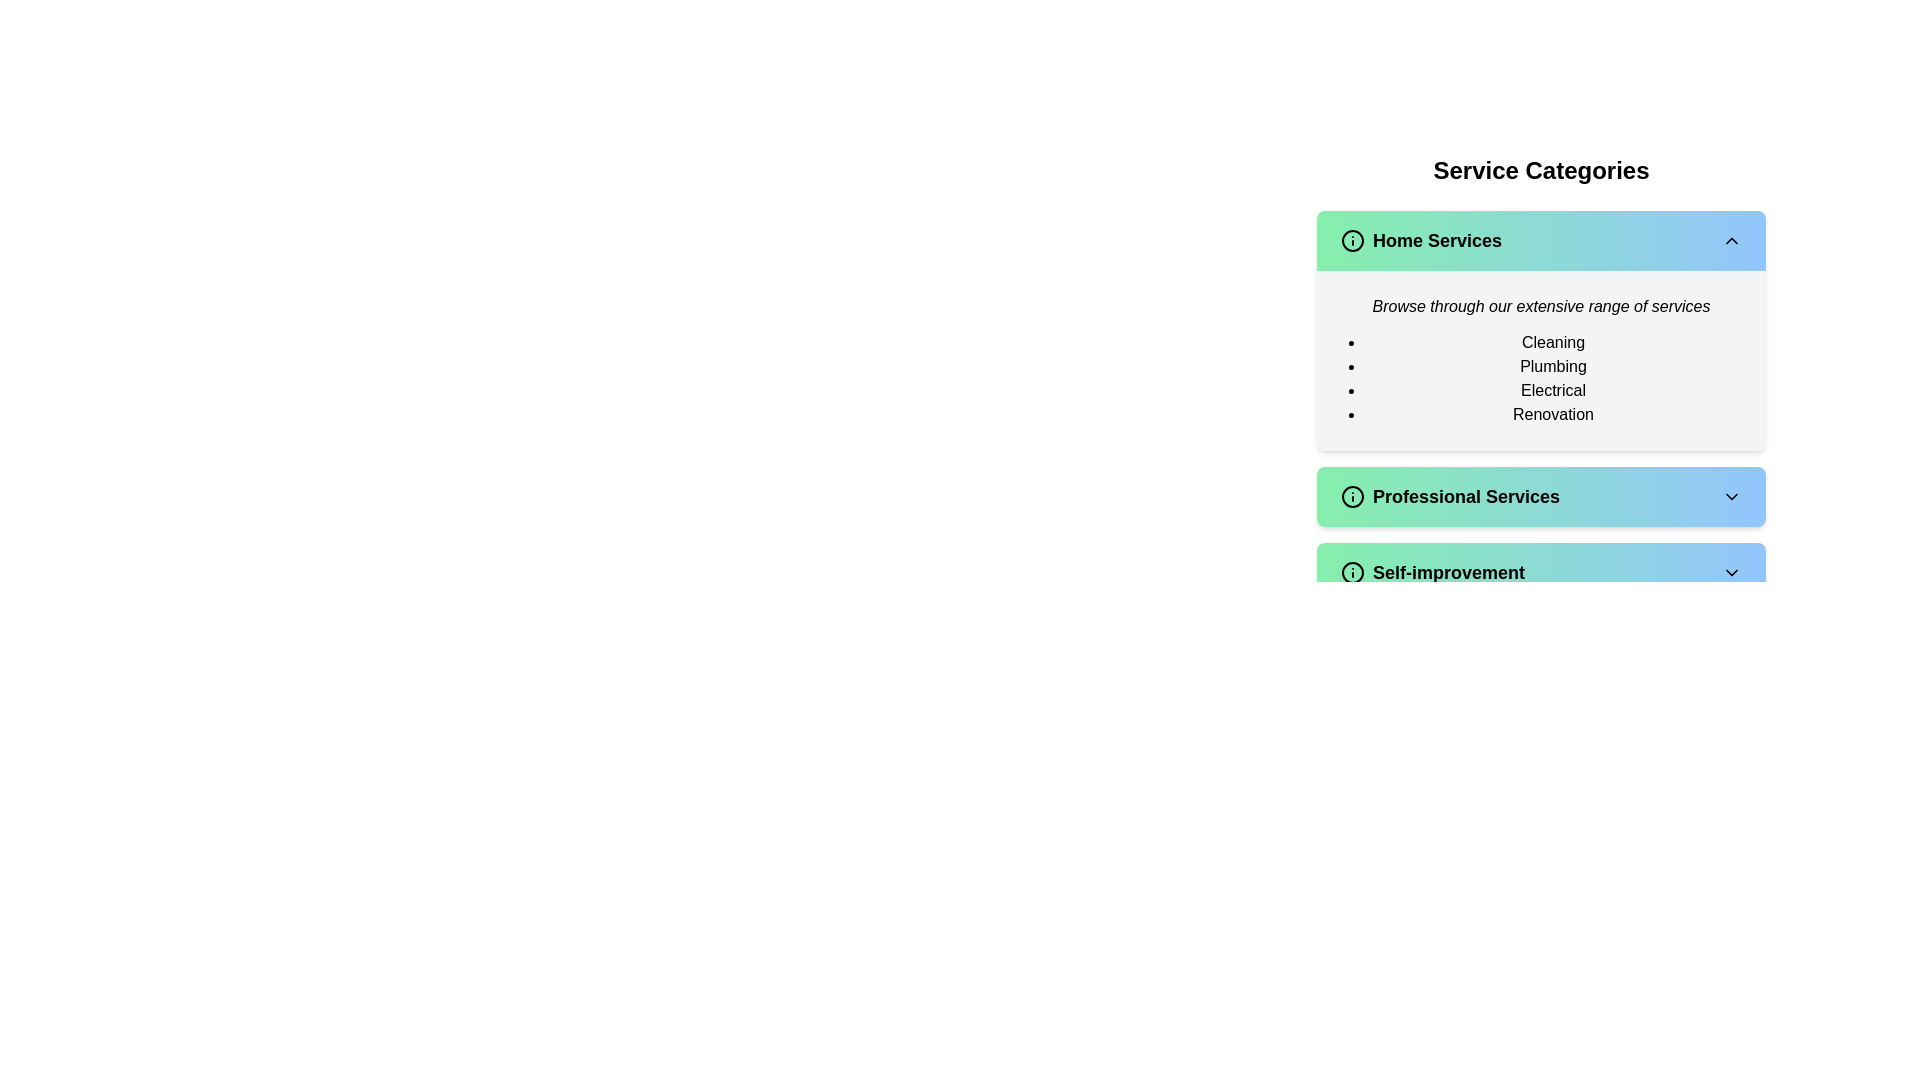 The width and height of the screenshot is (1920, 1080). Describe the element at coordinates (1540, 573) in the screenshot. I see `the third button in the 'Service Categories' section` at that location.